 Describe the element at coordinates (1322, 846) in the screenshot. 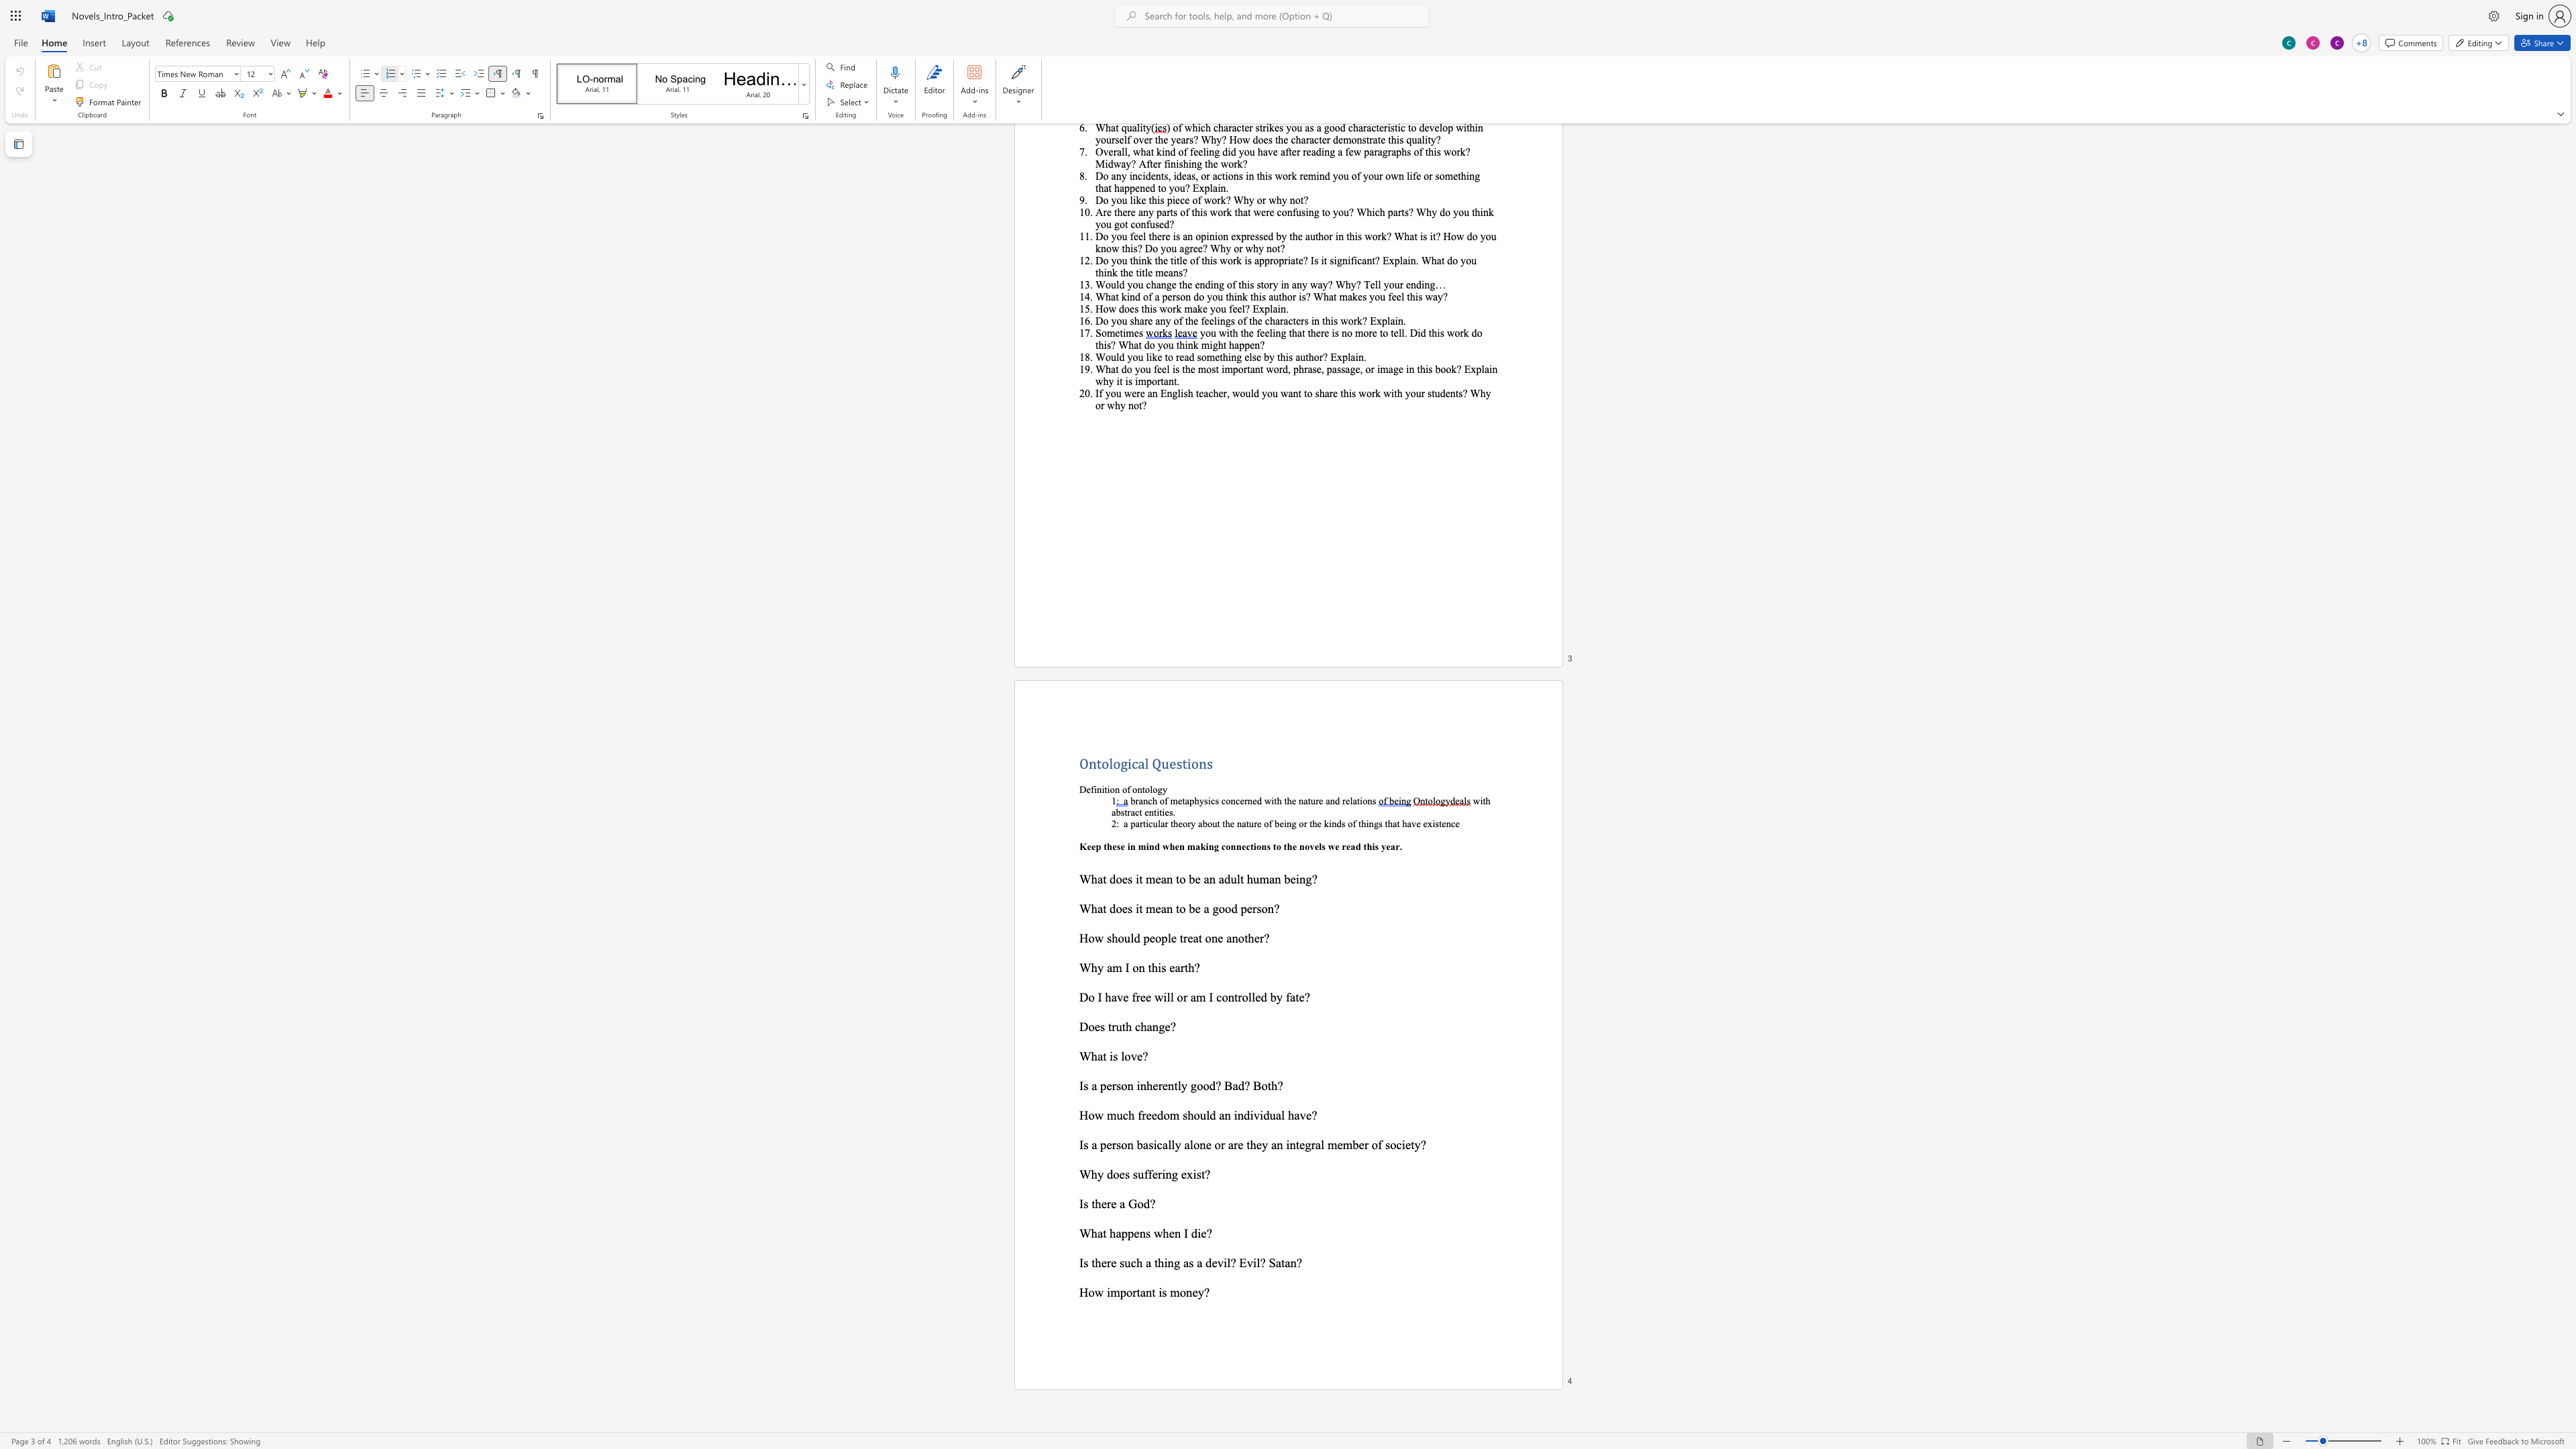

I see `the space between the continuous character "l" and "s" in the text` at that location.